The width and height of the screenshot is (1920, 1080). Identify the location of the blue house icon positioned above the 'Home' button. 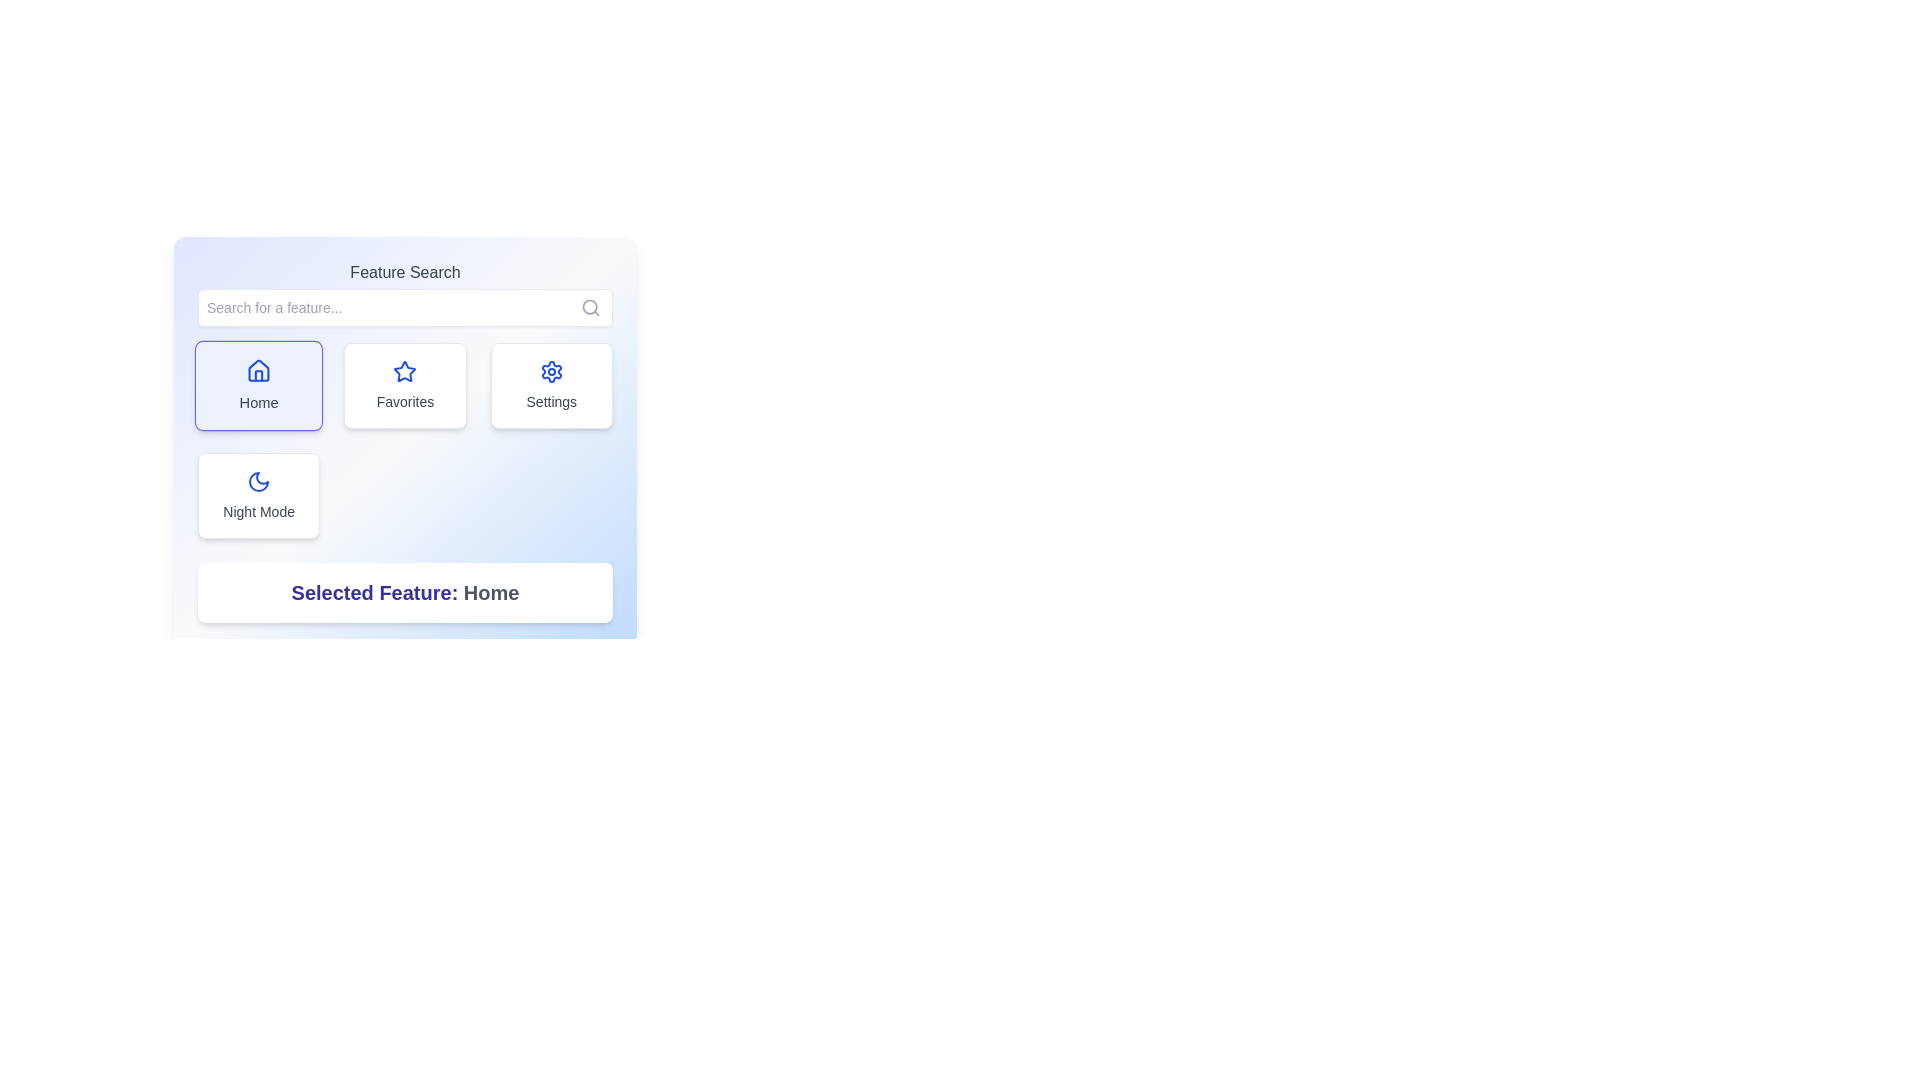
(258, 371).